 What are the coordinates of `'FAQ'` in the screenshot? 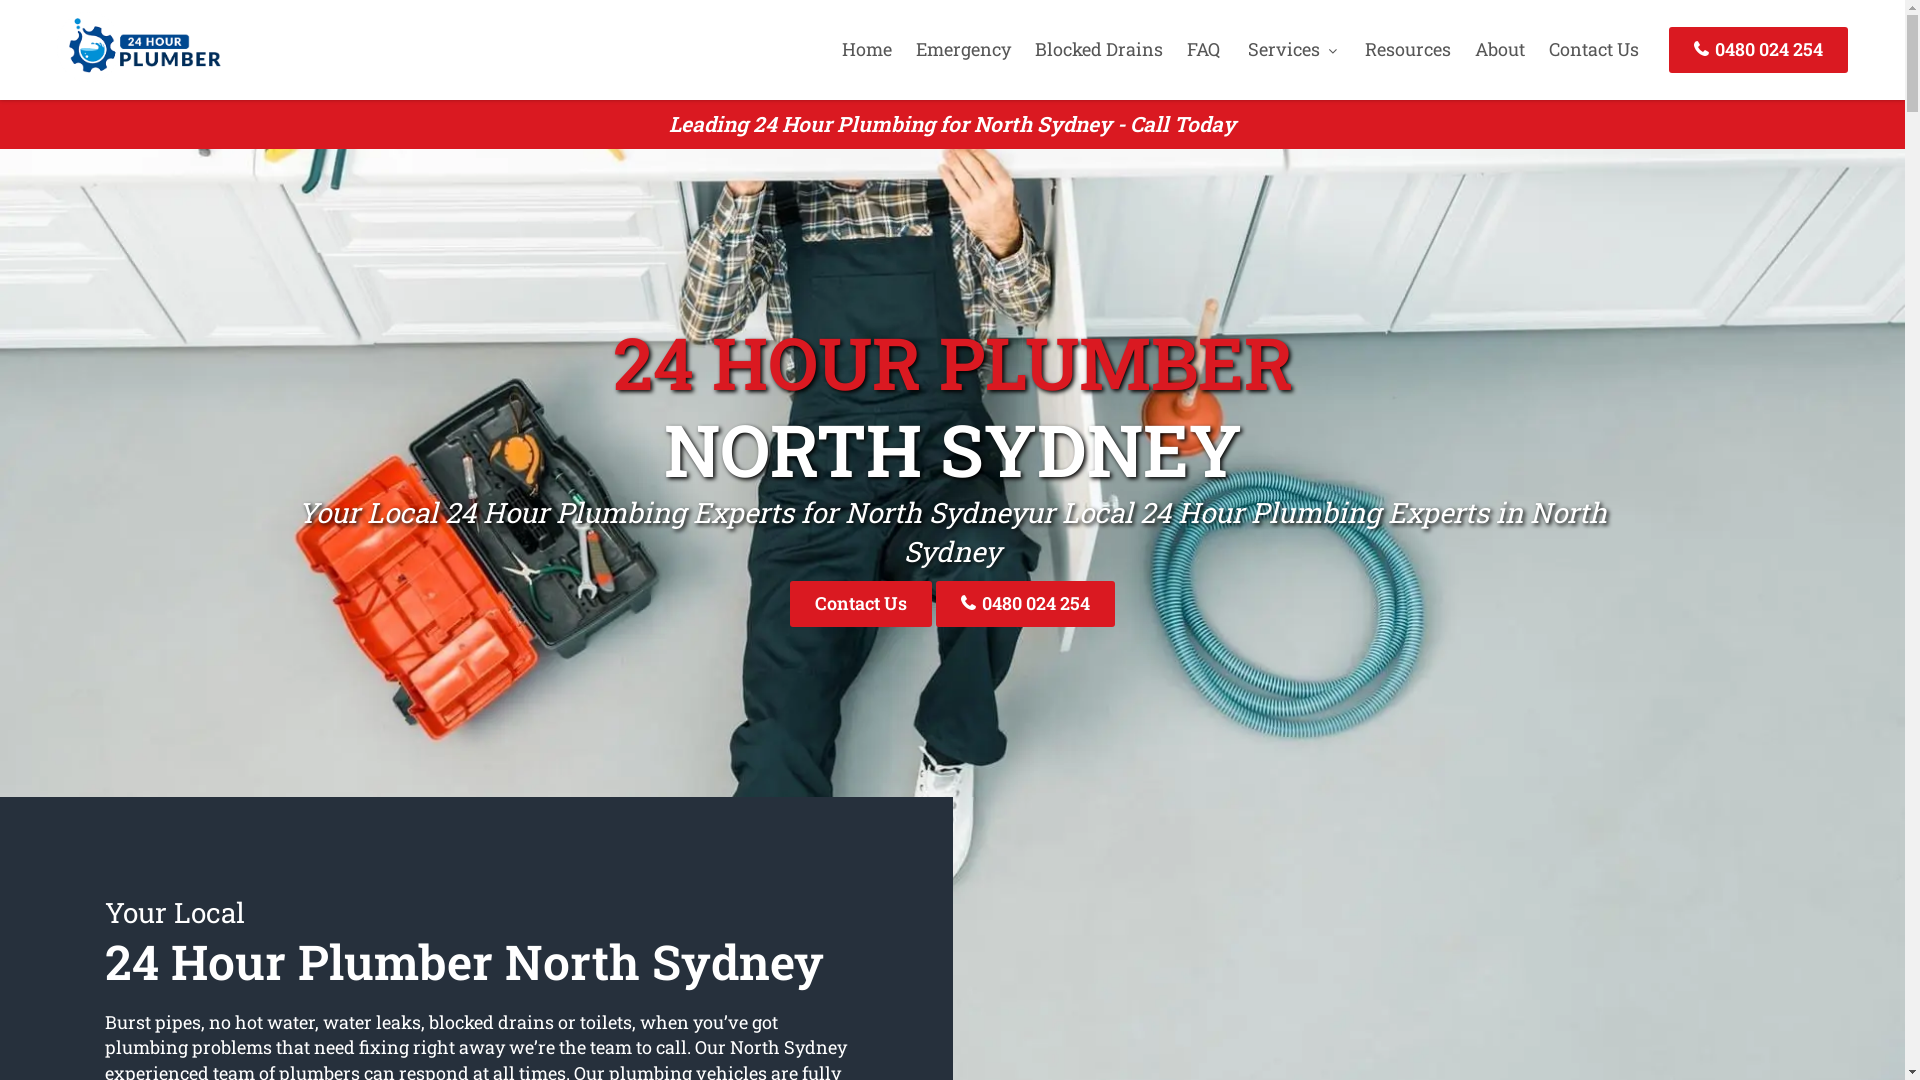 It's located at (1202, 48).